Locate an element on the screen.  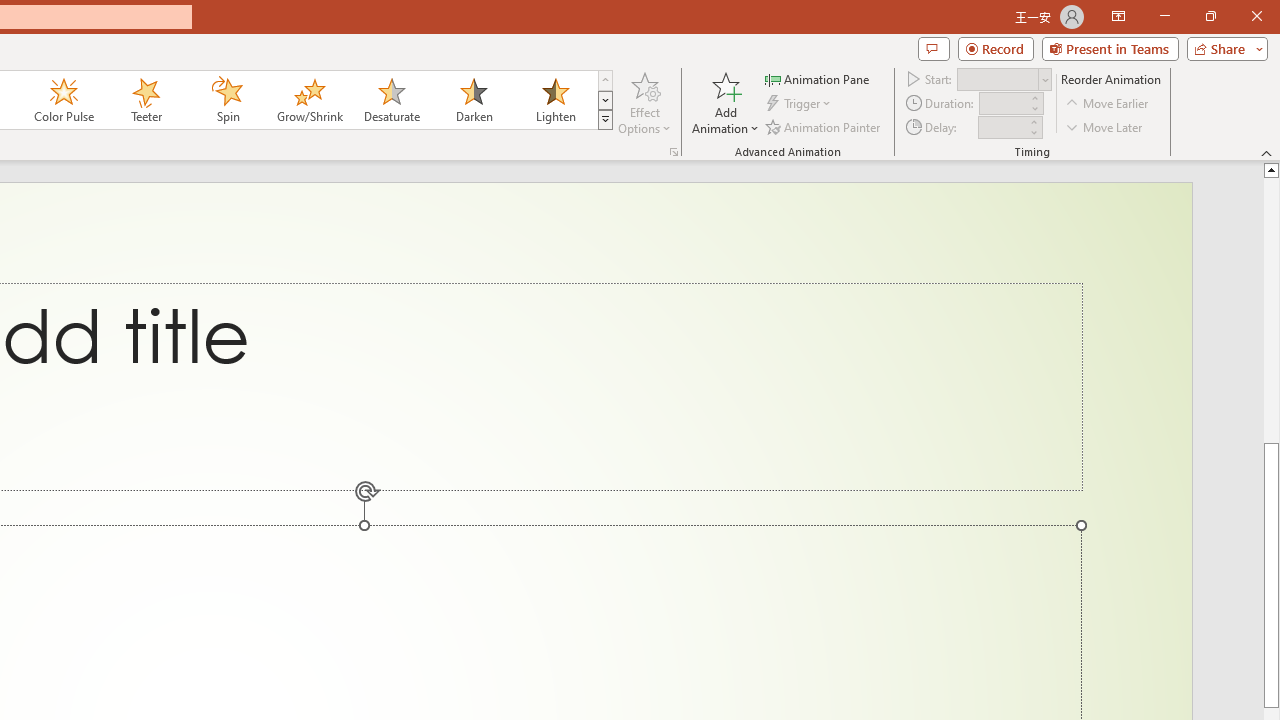
'Color Pulse' is located at coordinates (64, 100).